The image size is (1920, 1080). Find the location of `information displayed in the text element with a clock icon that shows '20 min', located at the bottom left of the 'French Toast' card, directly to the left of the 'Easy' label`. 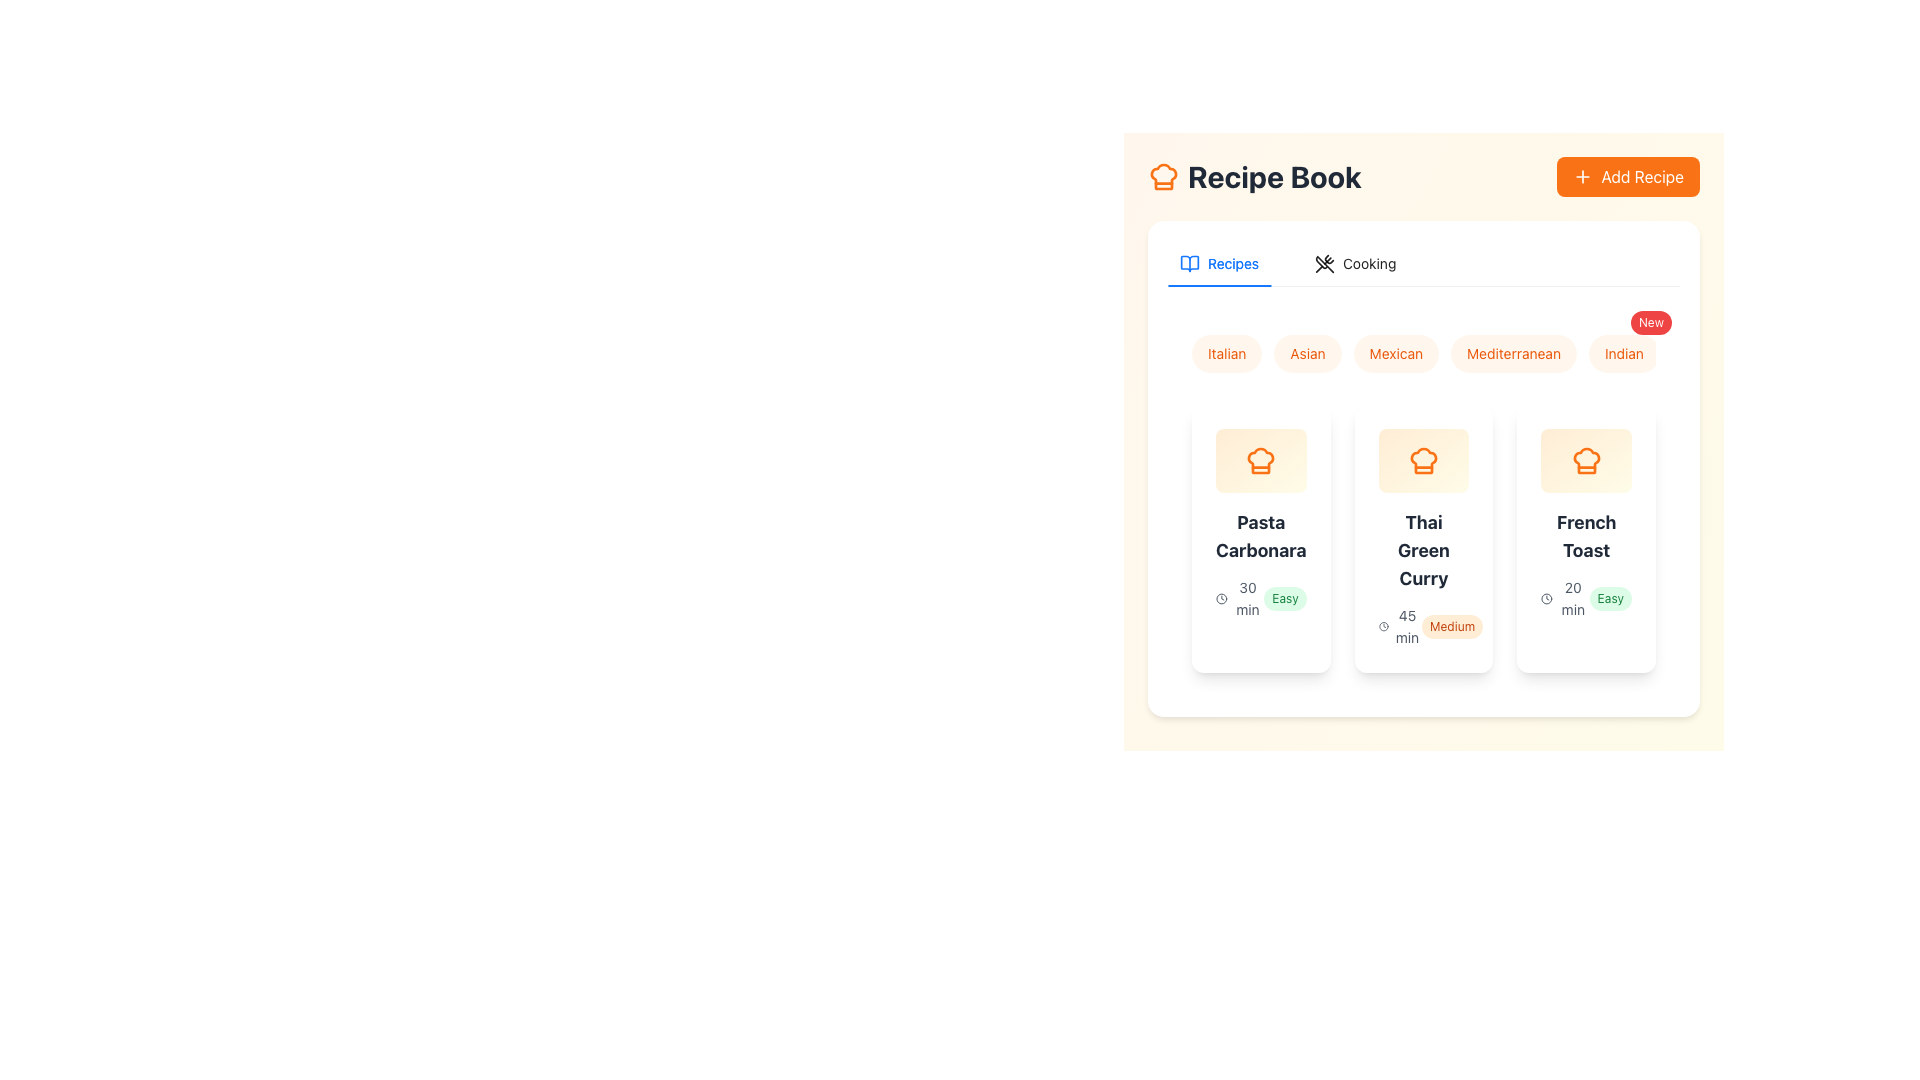

information displayed in the text element with a clock icon that shows '20 min', located at the bottom left of the 'French Toast' card, directly to the left of the 'Easy' label is located at coordinates (1564, 597).